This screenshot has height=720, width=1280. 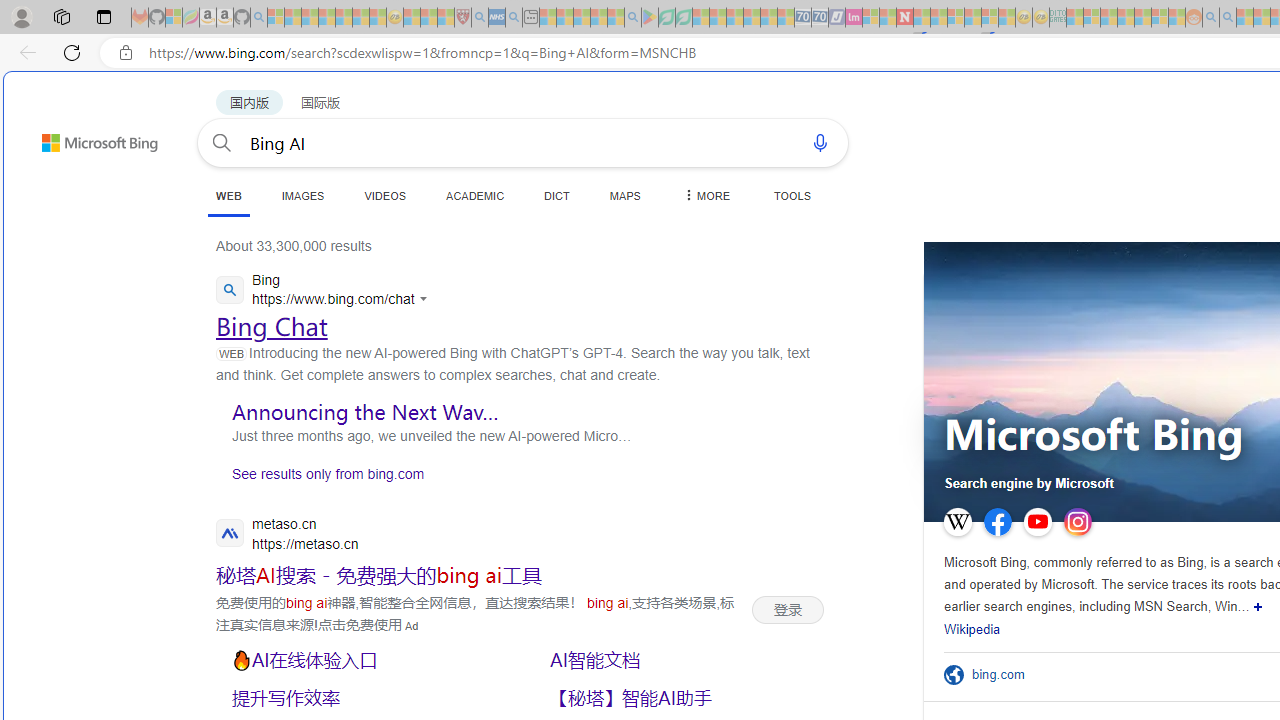 What do you see at coordinates (937, 17) in the screenshot?
I see `'14 Common Myths Debunked By Scientific Facts - Sleeping'` at bounding box center [937, 17].